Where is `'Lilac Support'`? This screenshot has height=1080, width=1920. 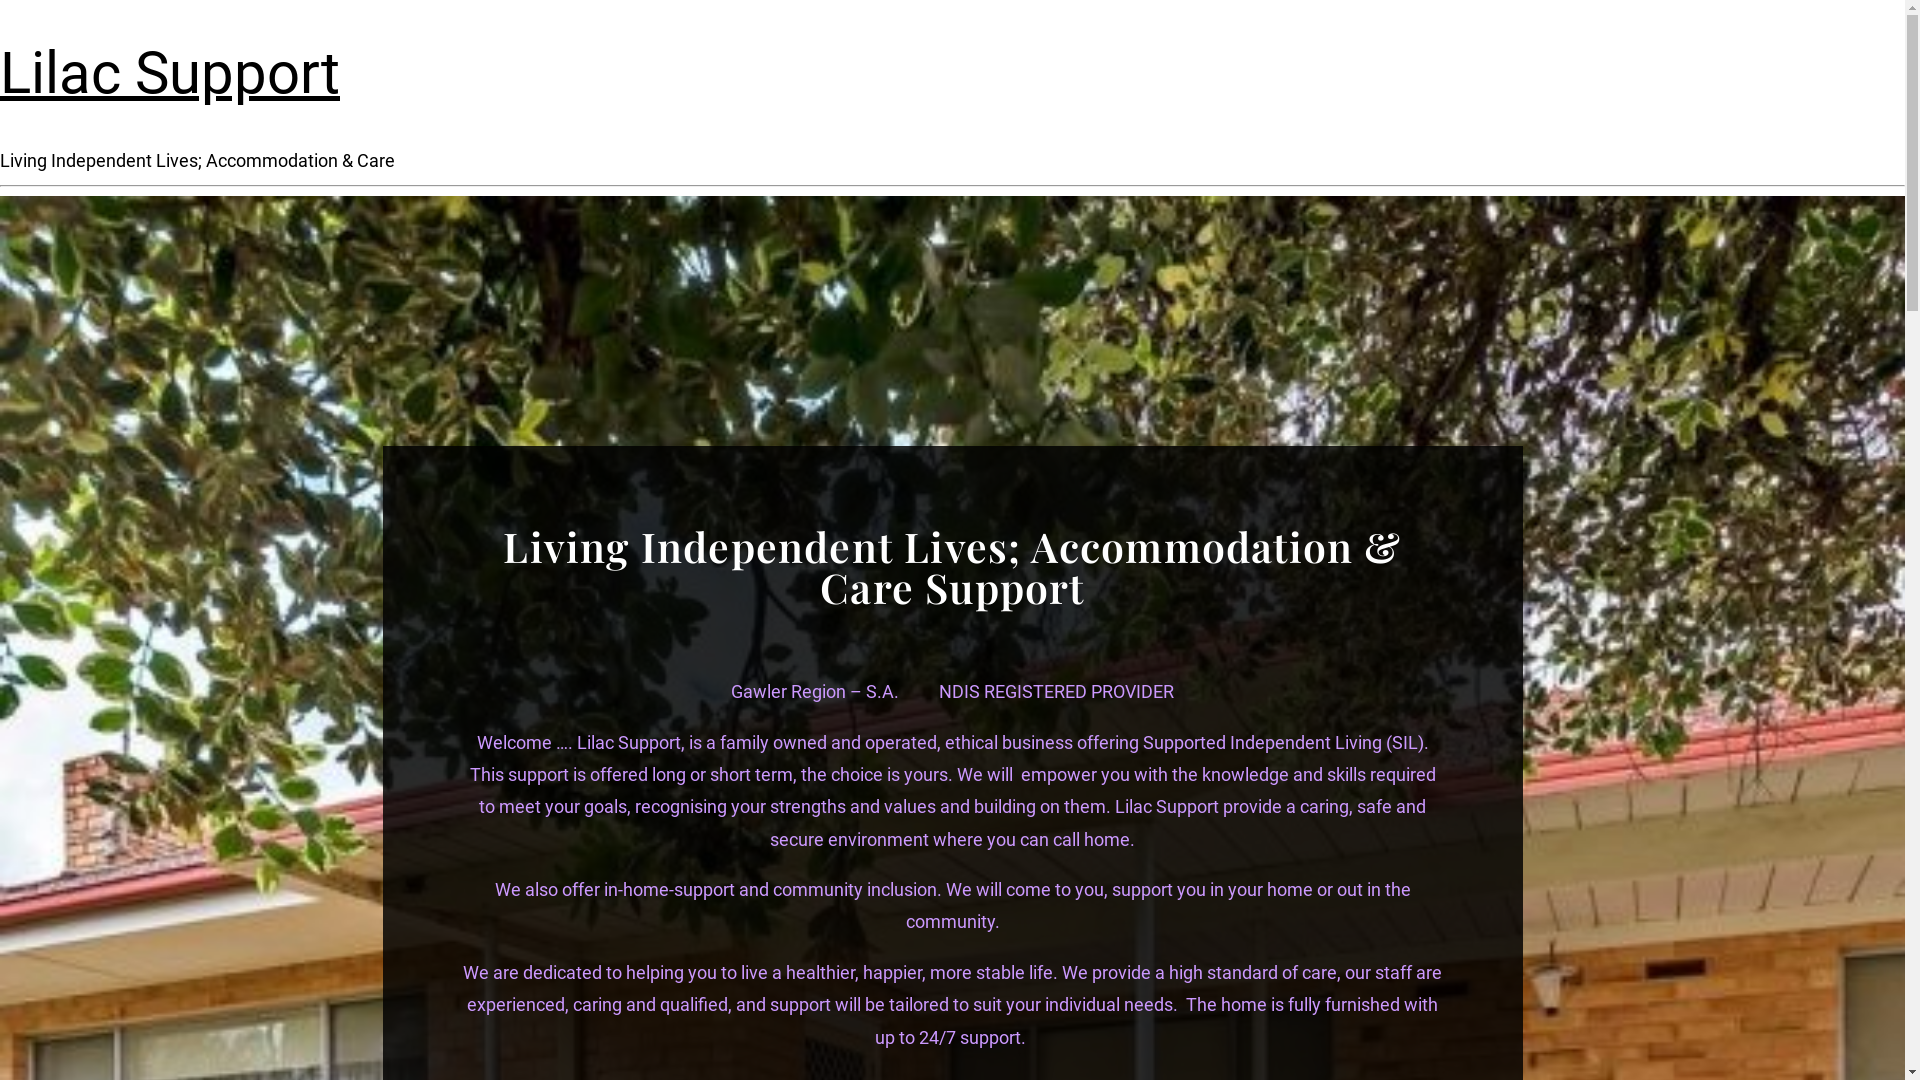 'Lilac Support' is located at coordinates (169, 72).